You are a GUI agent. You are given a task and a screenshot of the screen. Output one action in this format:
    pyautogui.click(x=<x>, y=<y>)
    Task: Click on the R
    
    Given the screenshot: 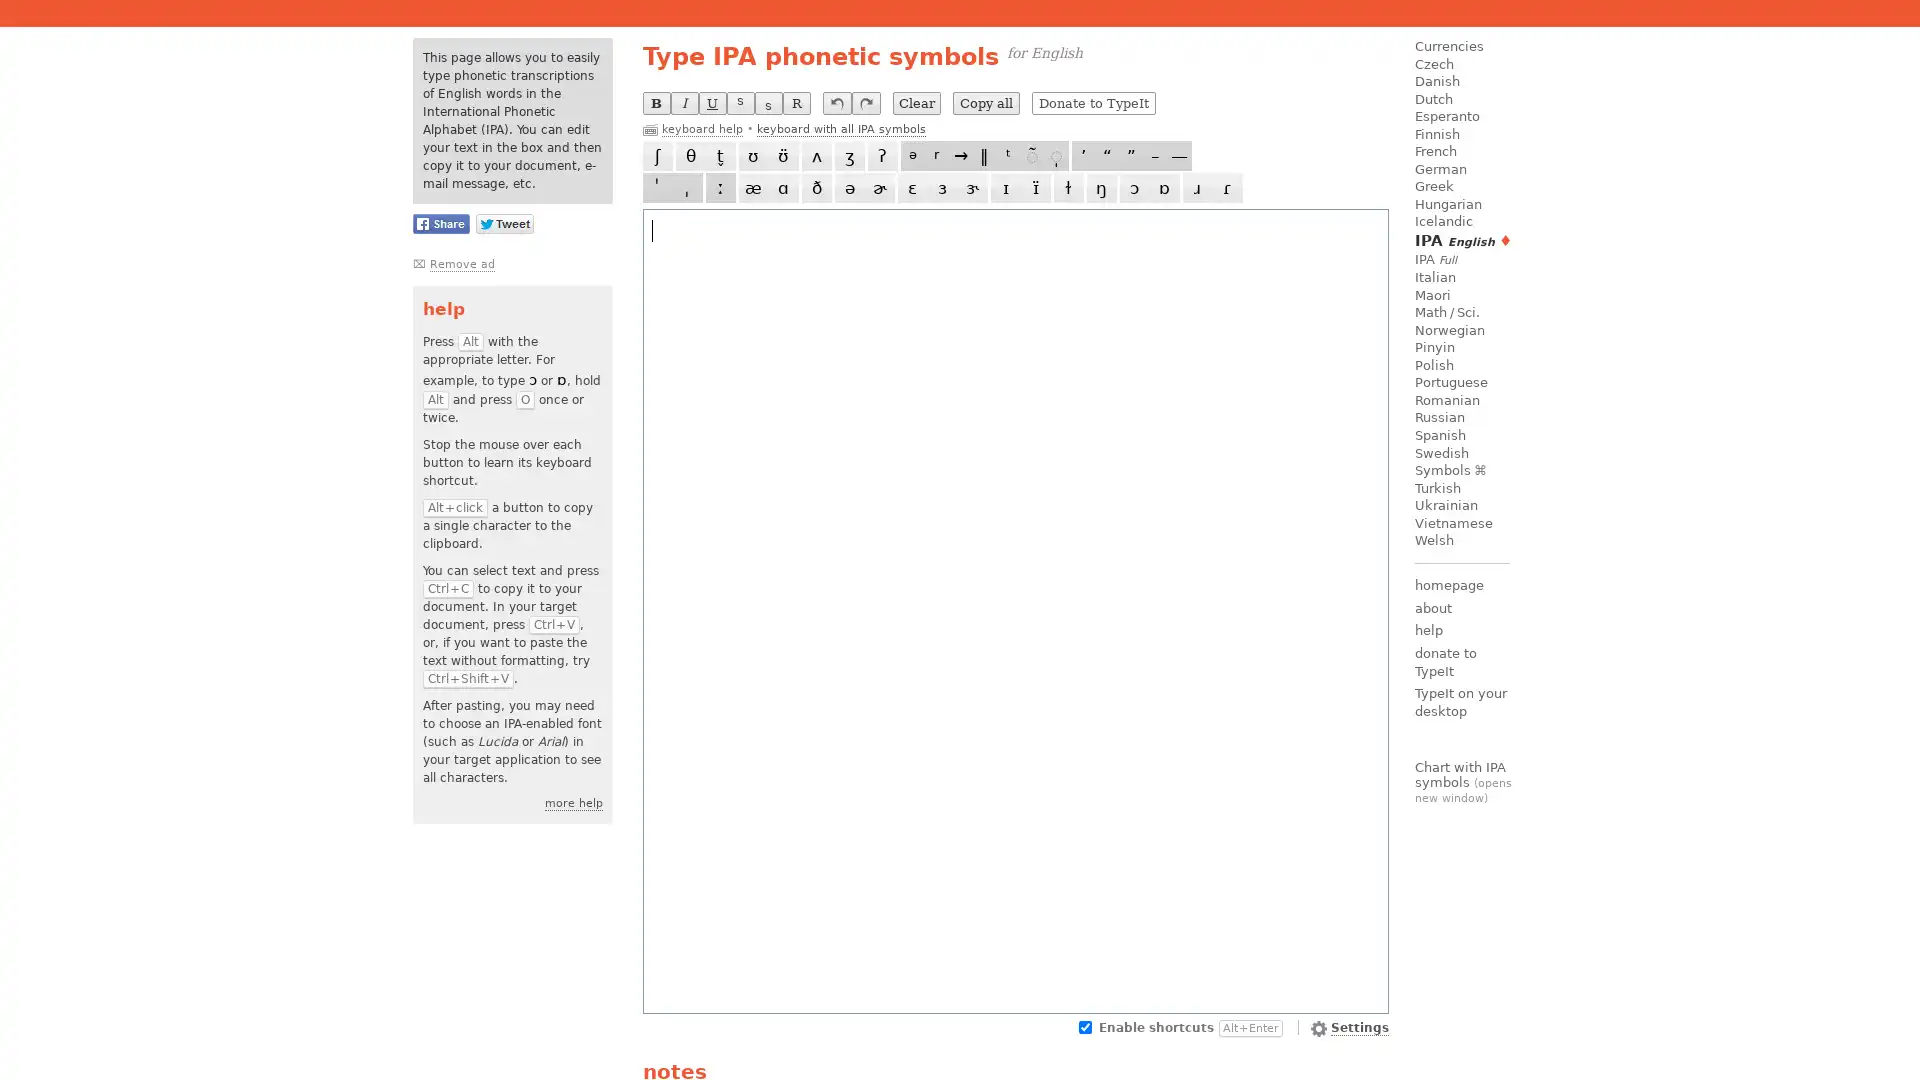 What is the action you would take?
    pyautogui.click(x=795, y=103)
    